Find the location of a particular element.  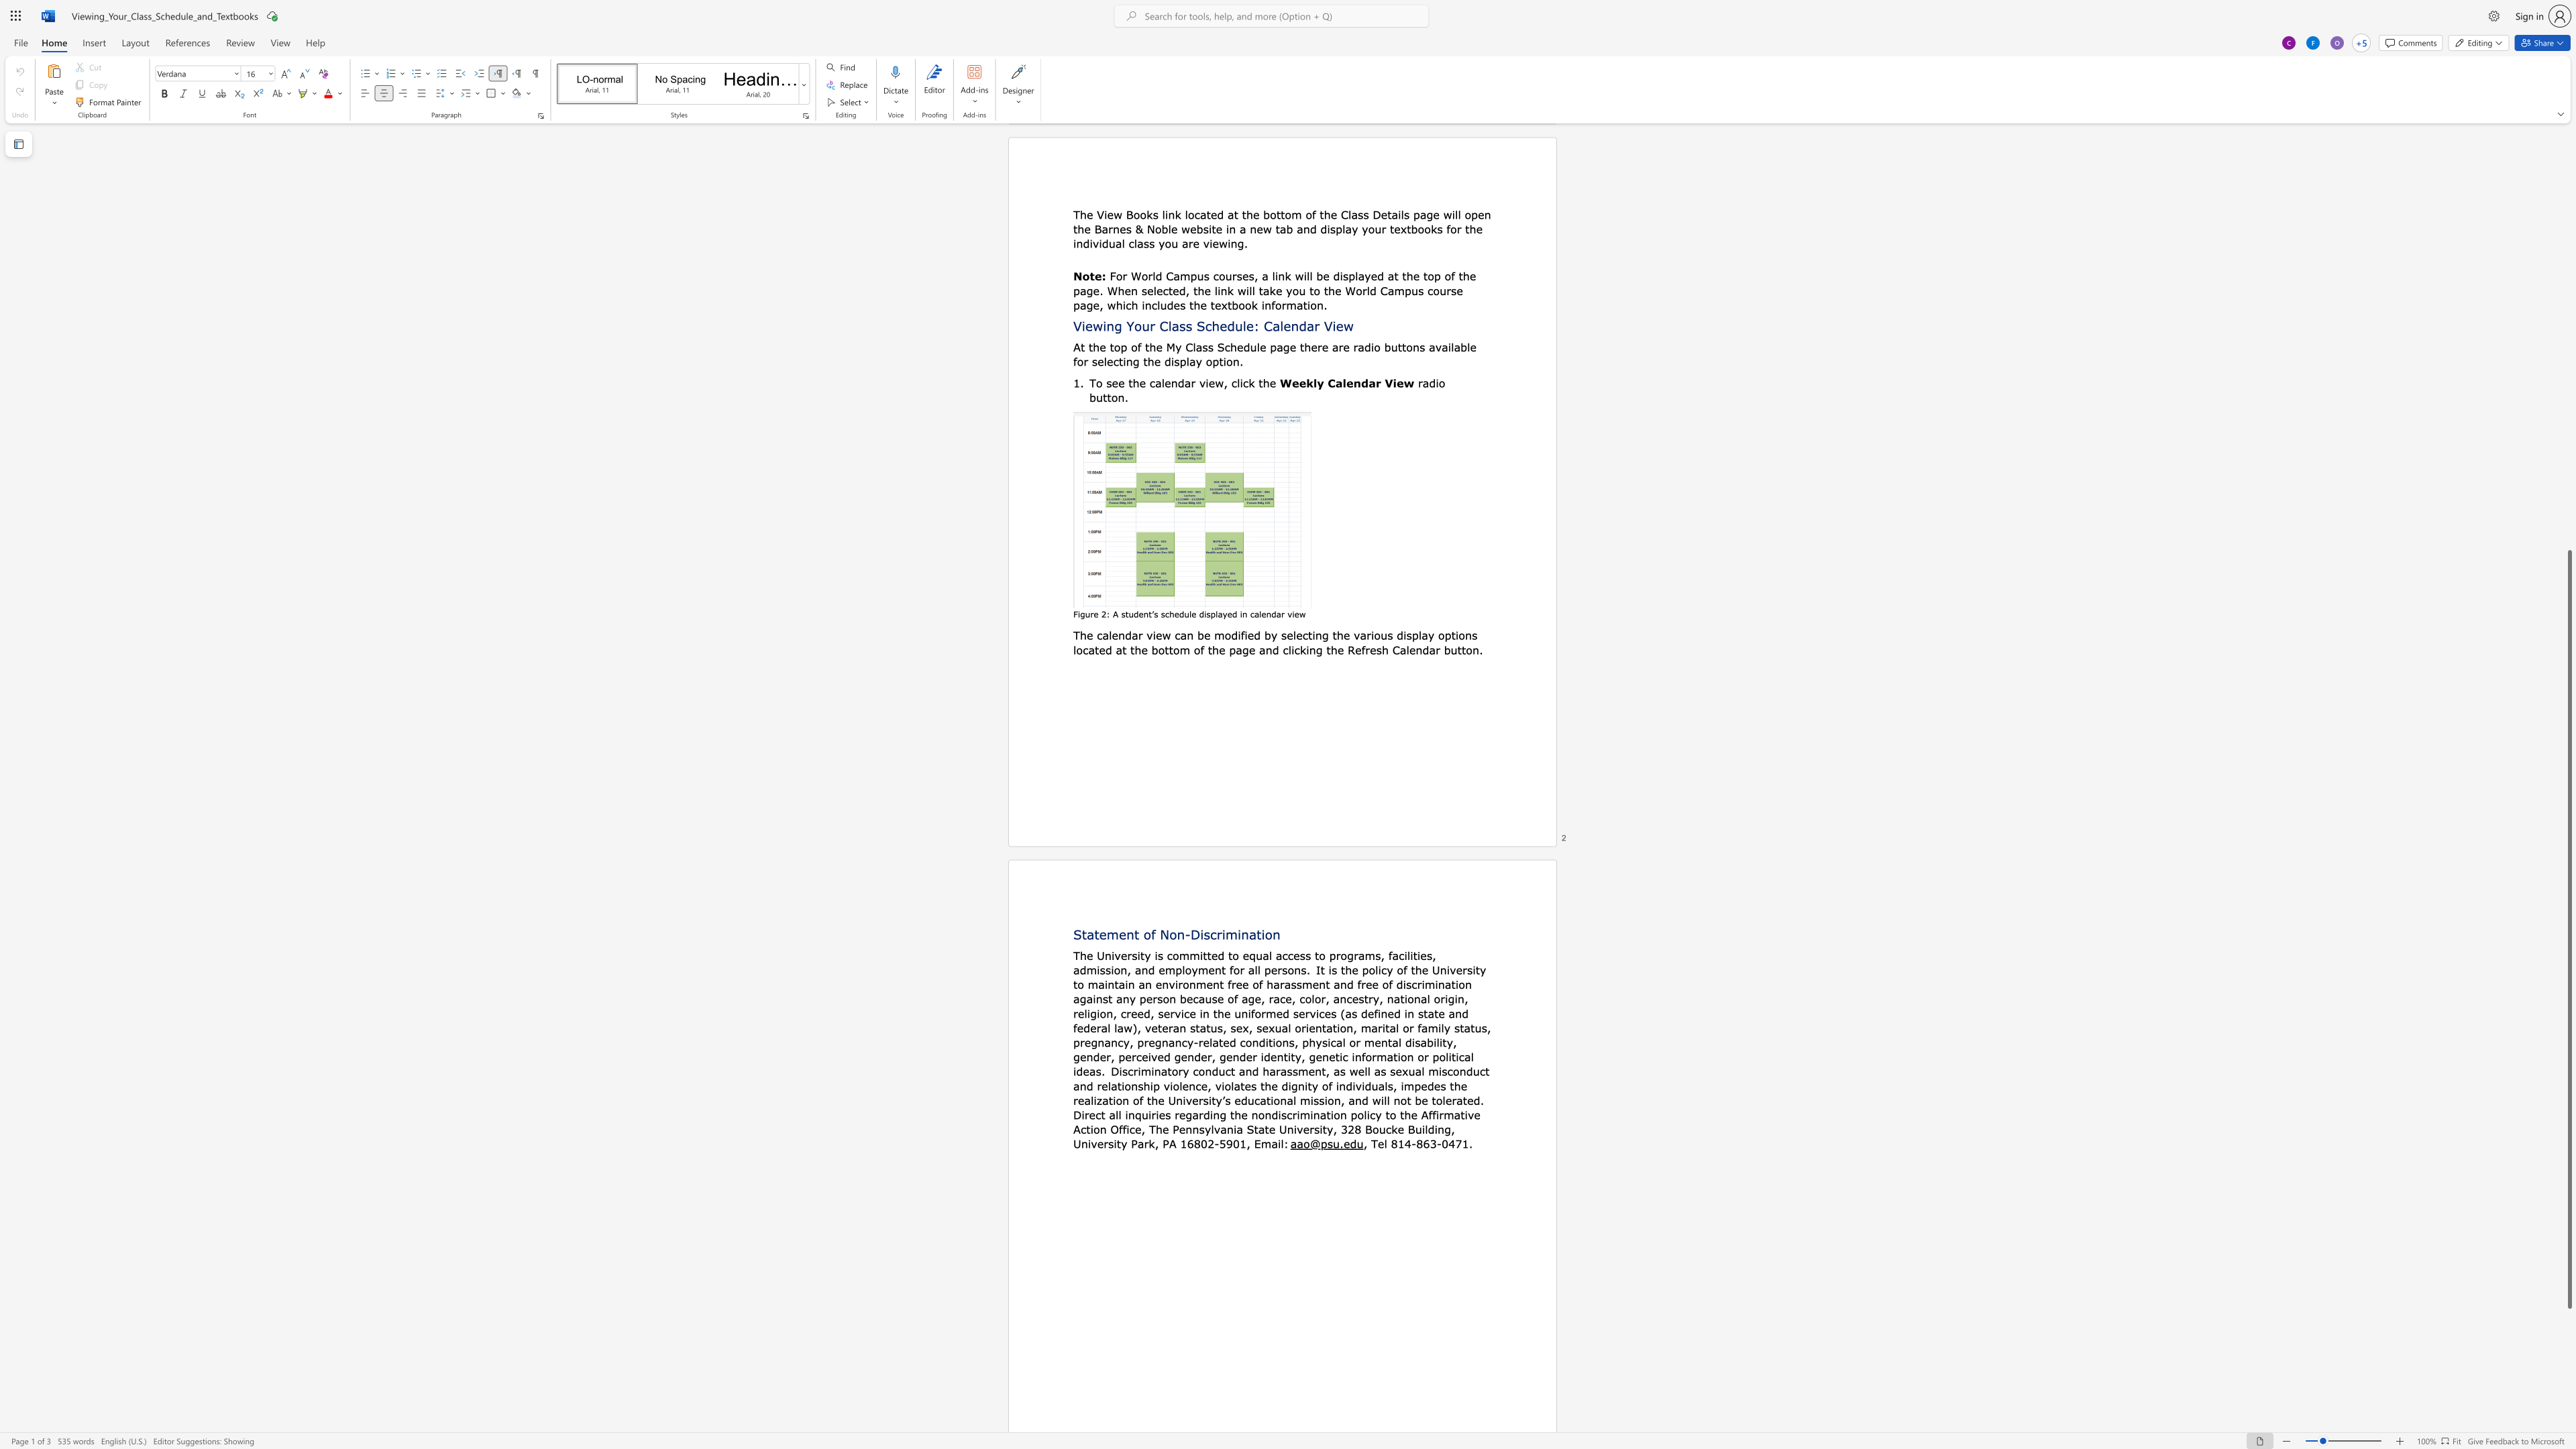

the scrollbar is located at coordinates (2568, 455).